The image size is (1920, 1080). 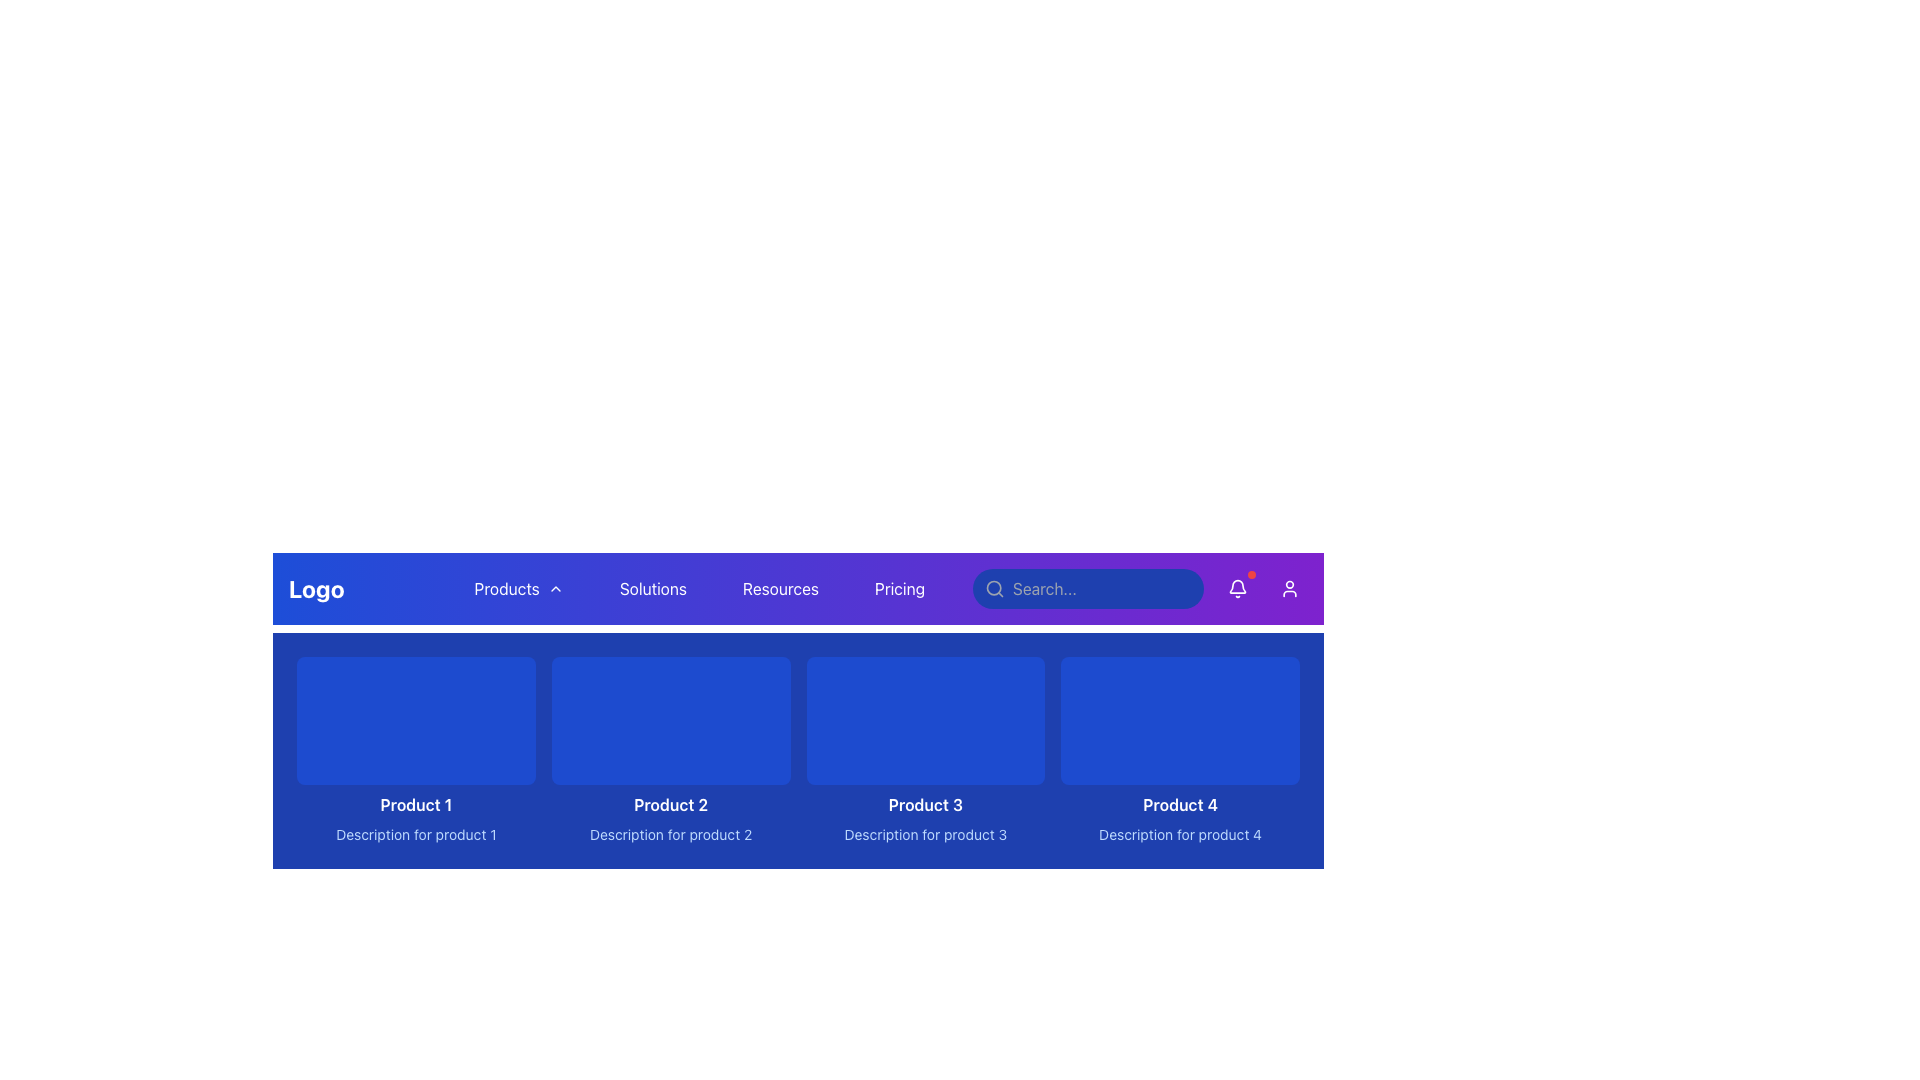 What do you see at coordinates (994, 588) in the screenshot?
I see `the decorative search icon located on the left side of the search bar in the navigation header` at bounding box center [994, 588].